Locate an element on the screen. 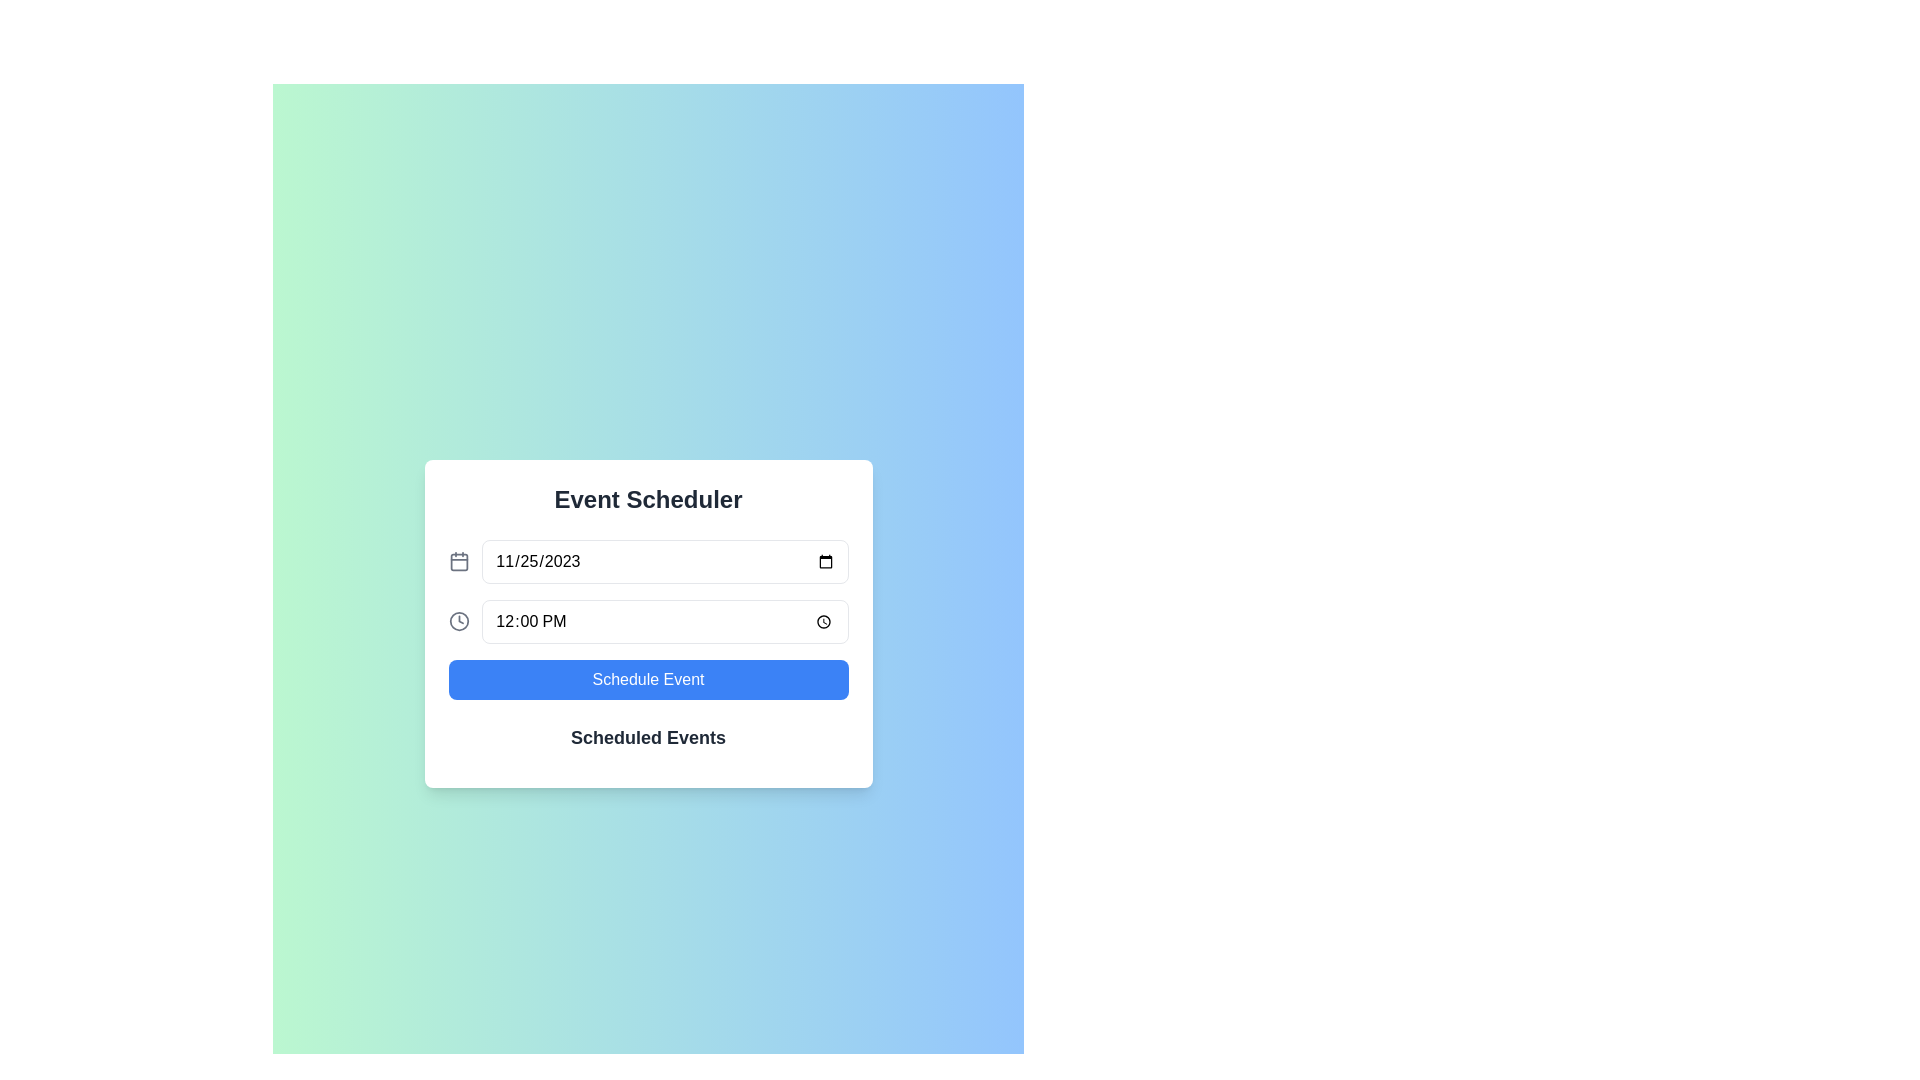 This screenshot has width=1920, height=1080. the 'Event Scheduler' text label, which is a bold, dark gray header located at the top of a form-like interface is located at coordinates (648, 499).